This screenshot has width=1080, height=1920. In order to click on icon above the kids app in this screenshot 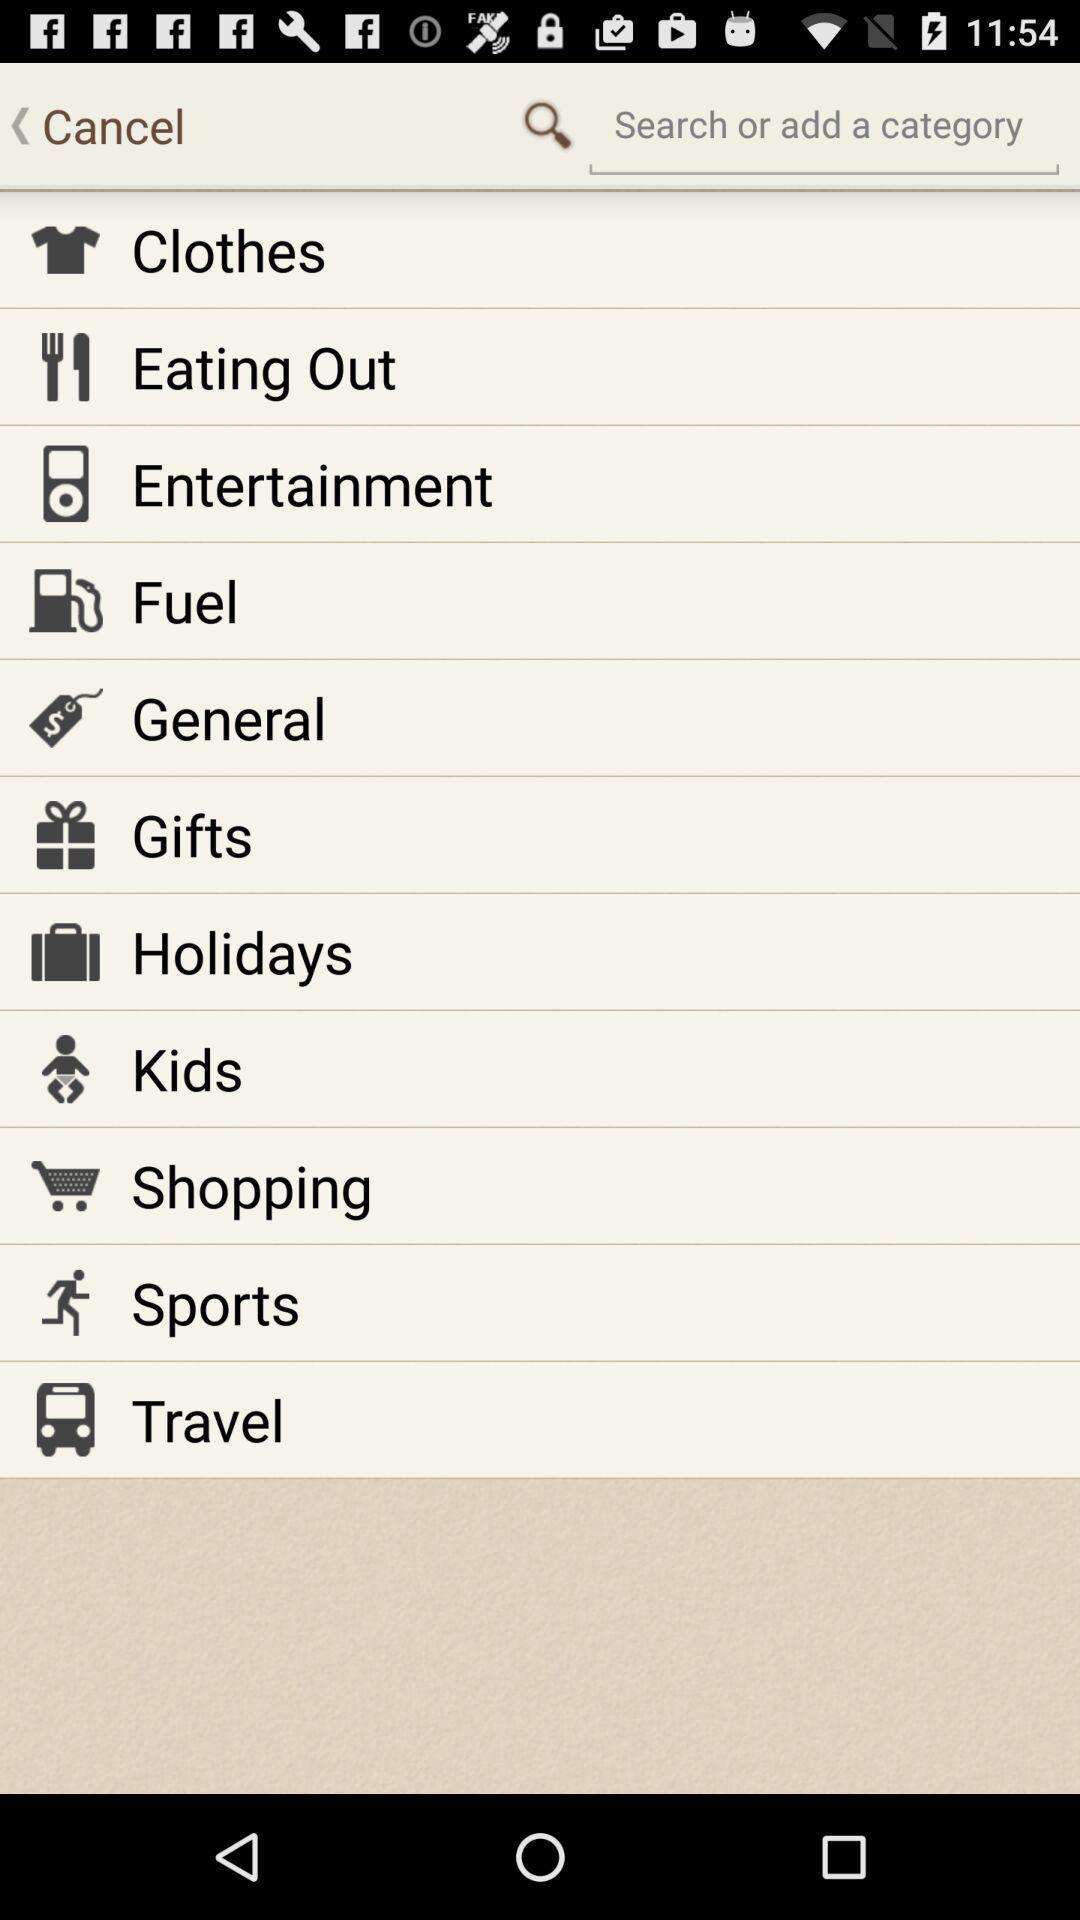, I will do `click(241, 950)`.